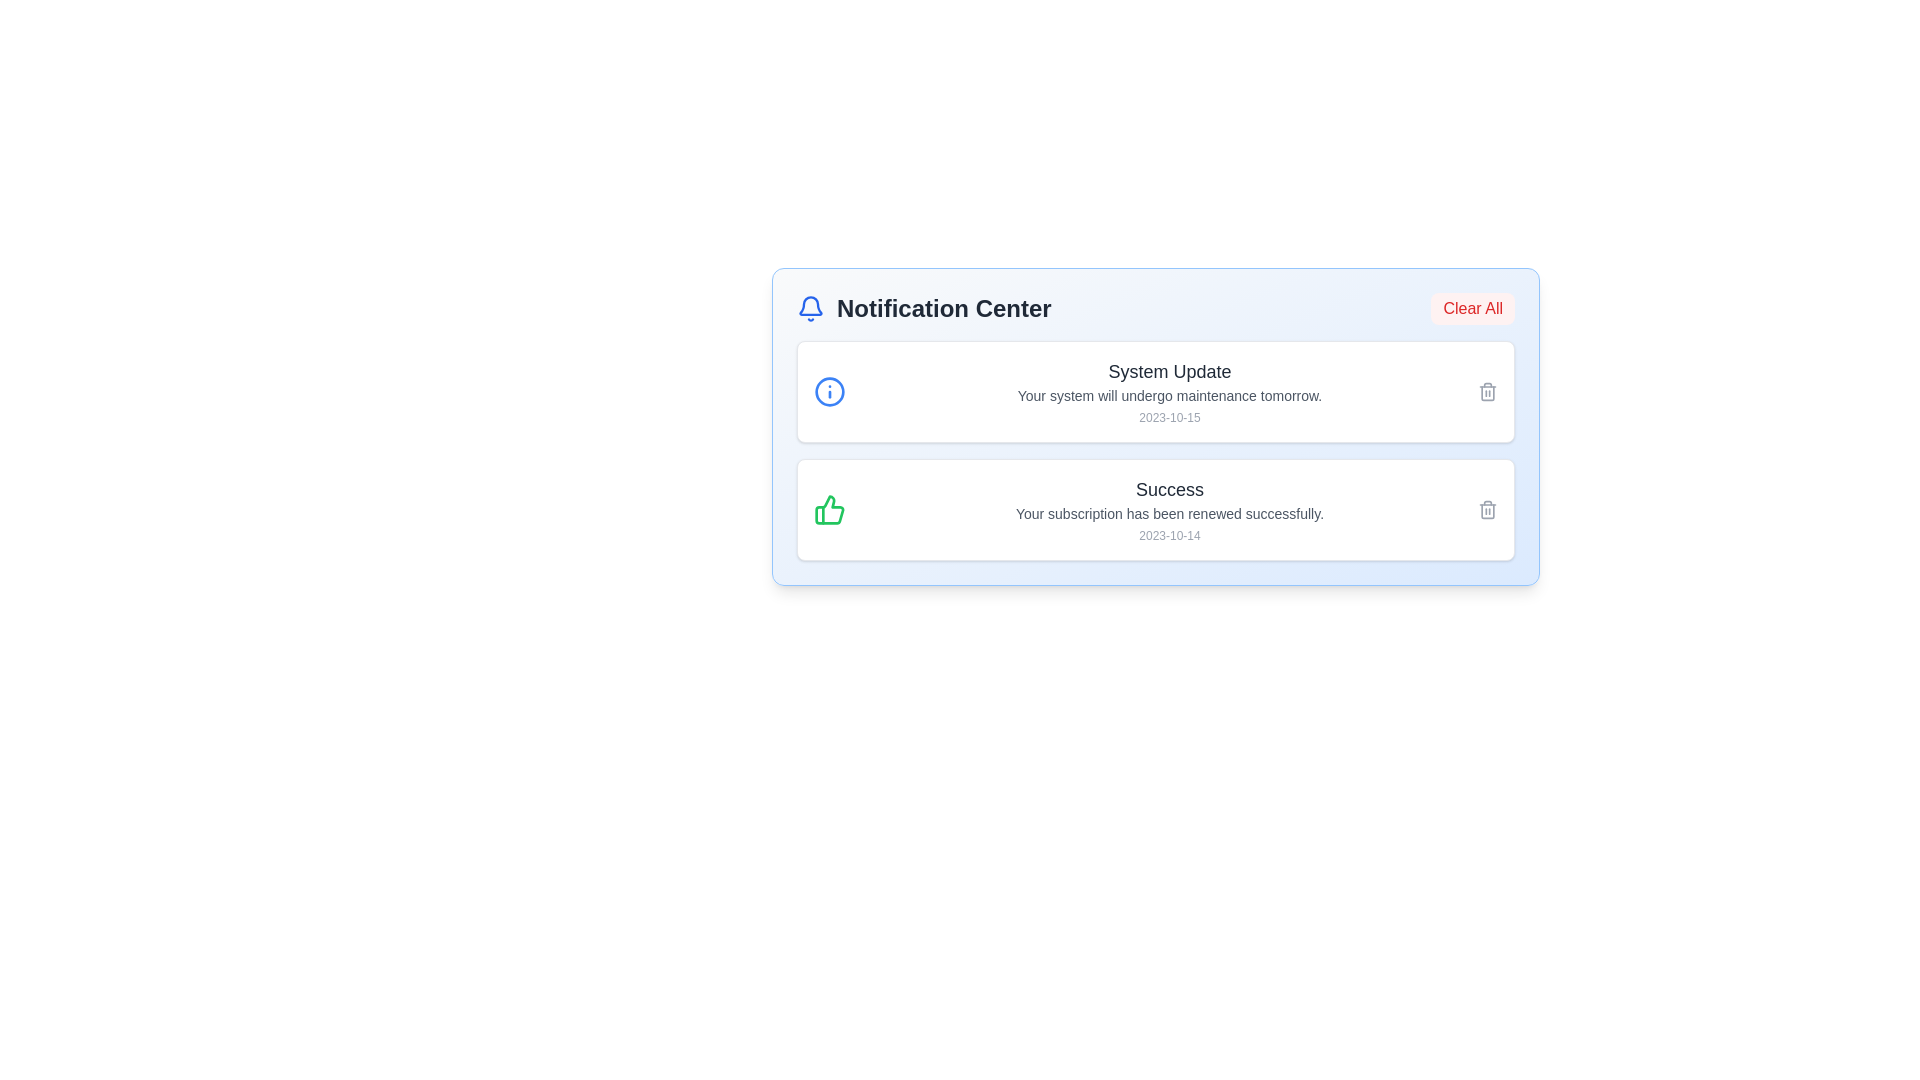 The height and width of the screenshot is (1080, 1920). I want to click on the small, gray-colored text displaying the date '2023-10-15', which is located below the notification description 'Your system will undergo maintenance tomorrow.', so click(1170, 416).